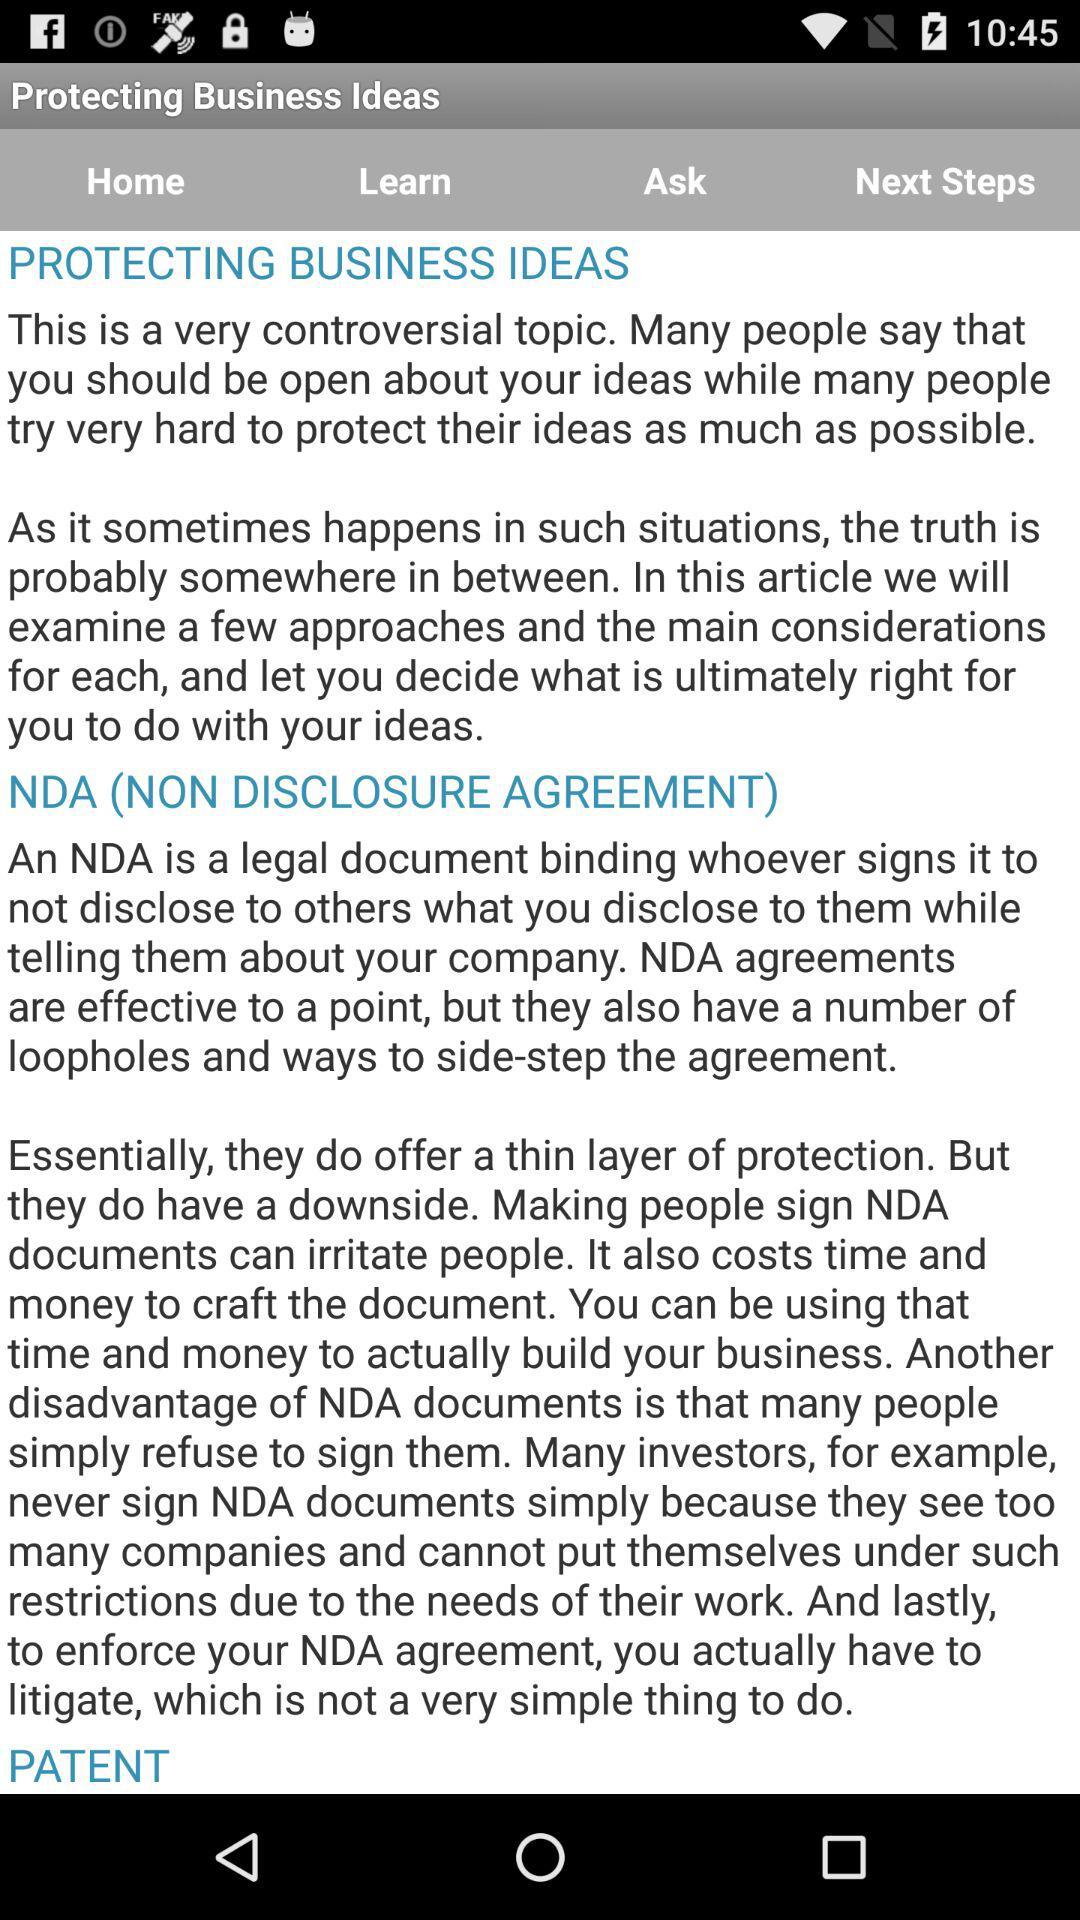 The width and height of the screenshot is (1080, 1920). Describe the element at coordinates (405, 180) in the screenshot. I see `item above the protecting business ideas item` at that location.